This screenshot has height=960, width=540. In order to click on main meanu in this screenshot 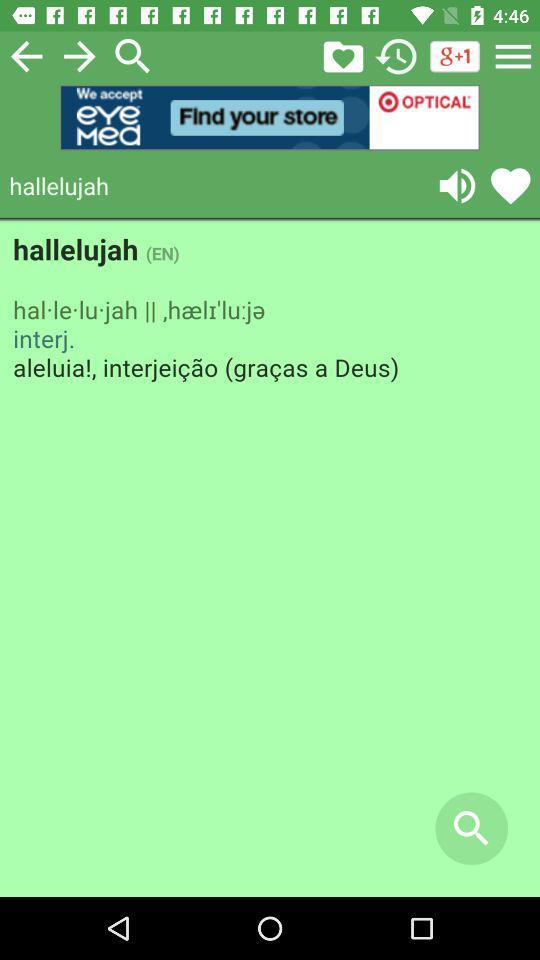, I will do `click(513, 55)`.